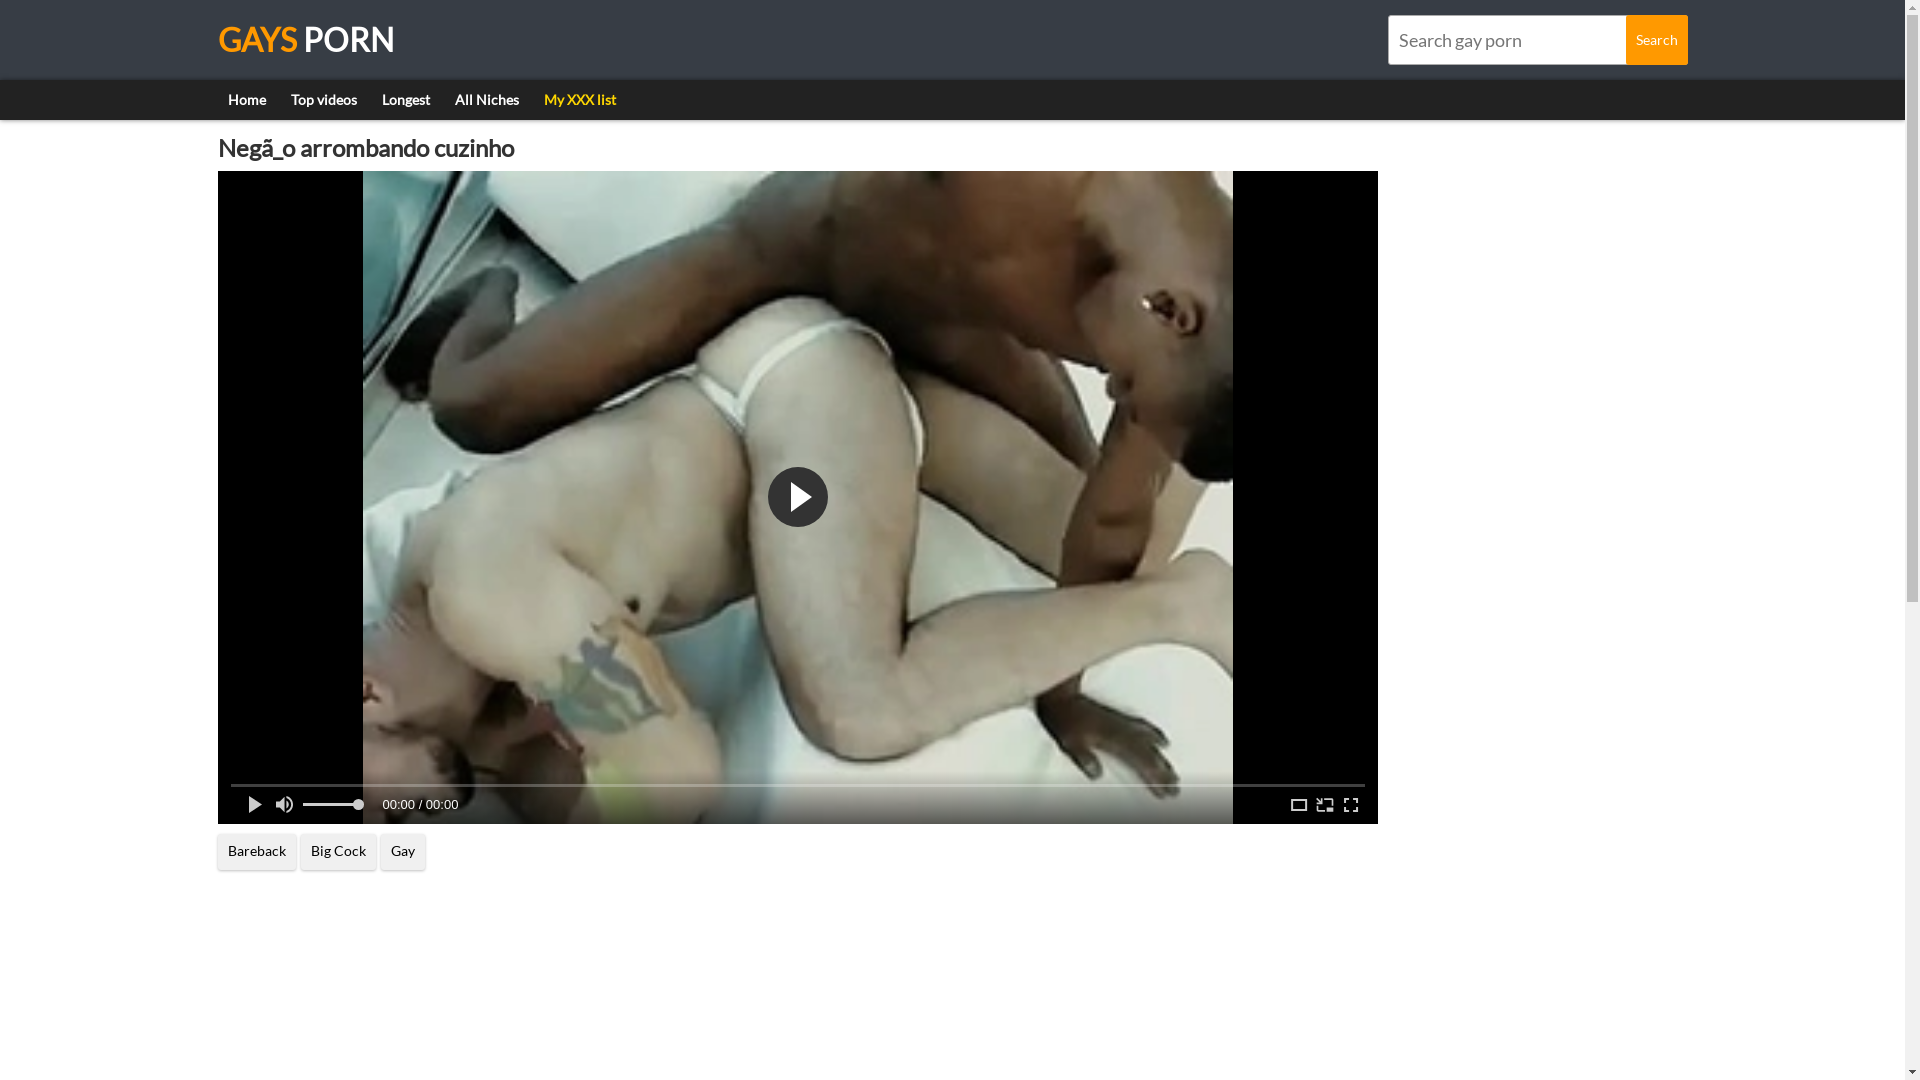 The width and height of the screenshot is (1920, 1080). I want to click on 'Bareback', so click(256, 852).